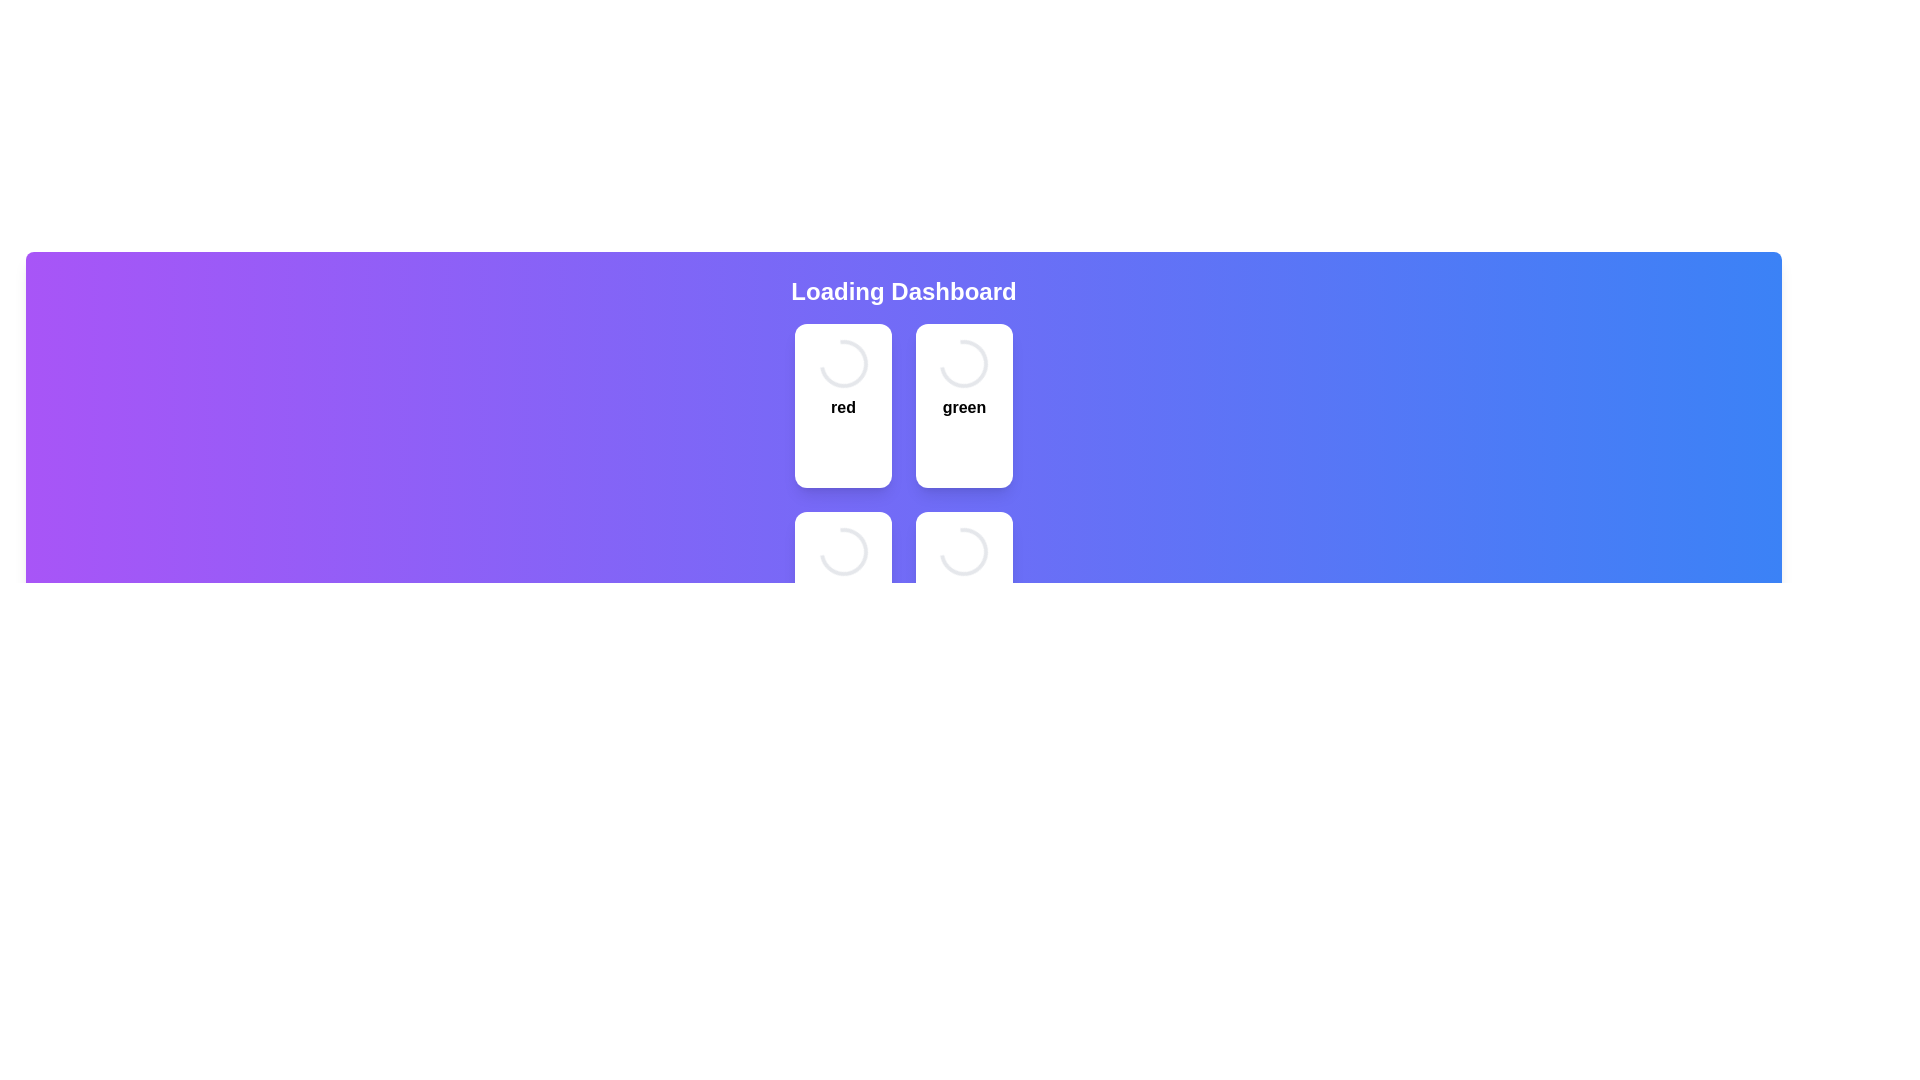  What do you see at coordinates (902, 292) in the screenshot?
I see `the heading text 'Loading Dashboard' styled in bold white font` at bounding box center [902, 292].